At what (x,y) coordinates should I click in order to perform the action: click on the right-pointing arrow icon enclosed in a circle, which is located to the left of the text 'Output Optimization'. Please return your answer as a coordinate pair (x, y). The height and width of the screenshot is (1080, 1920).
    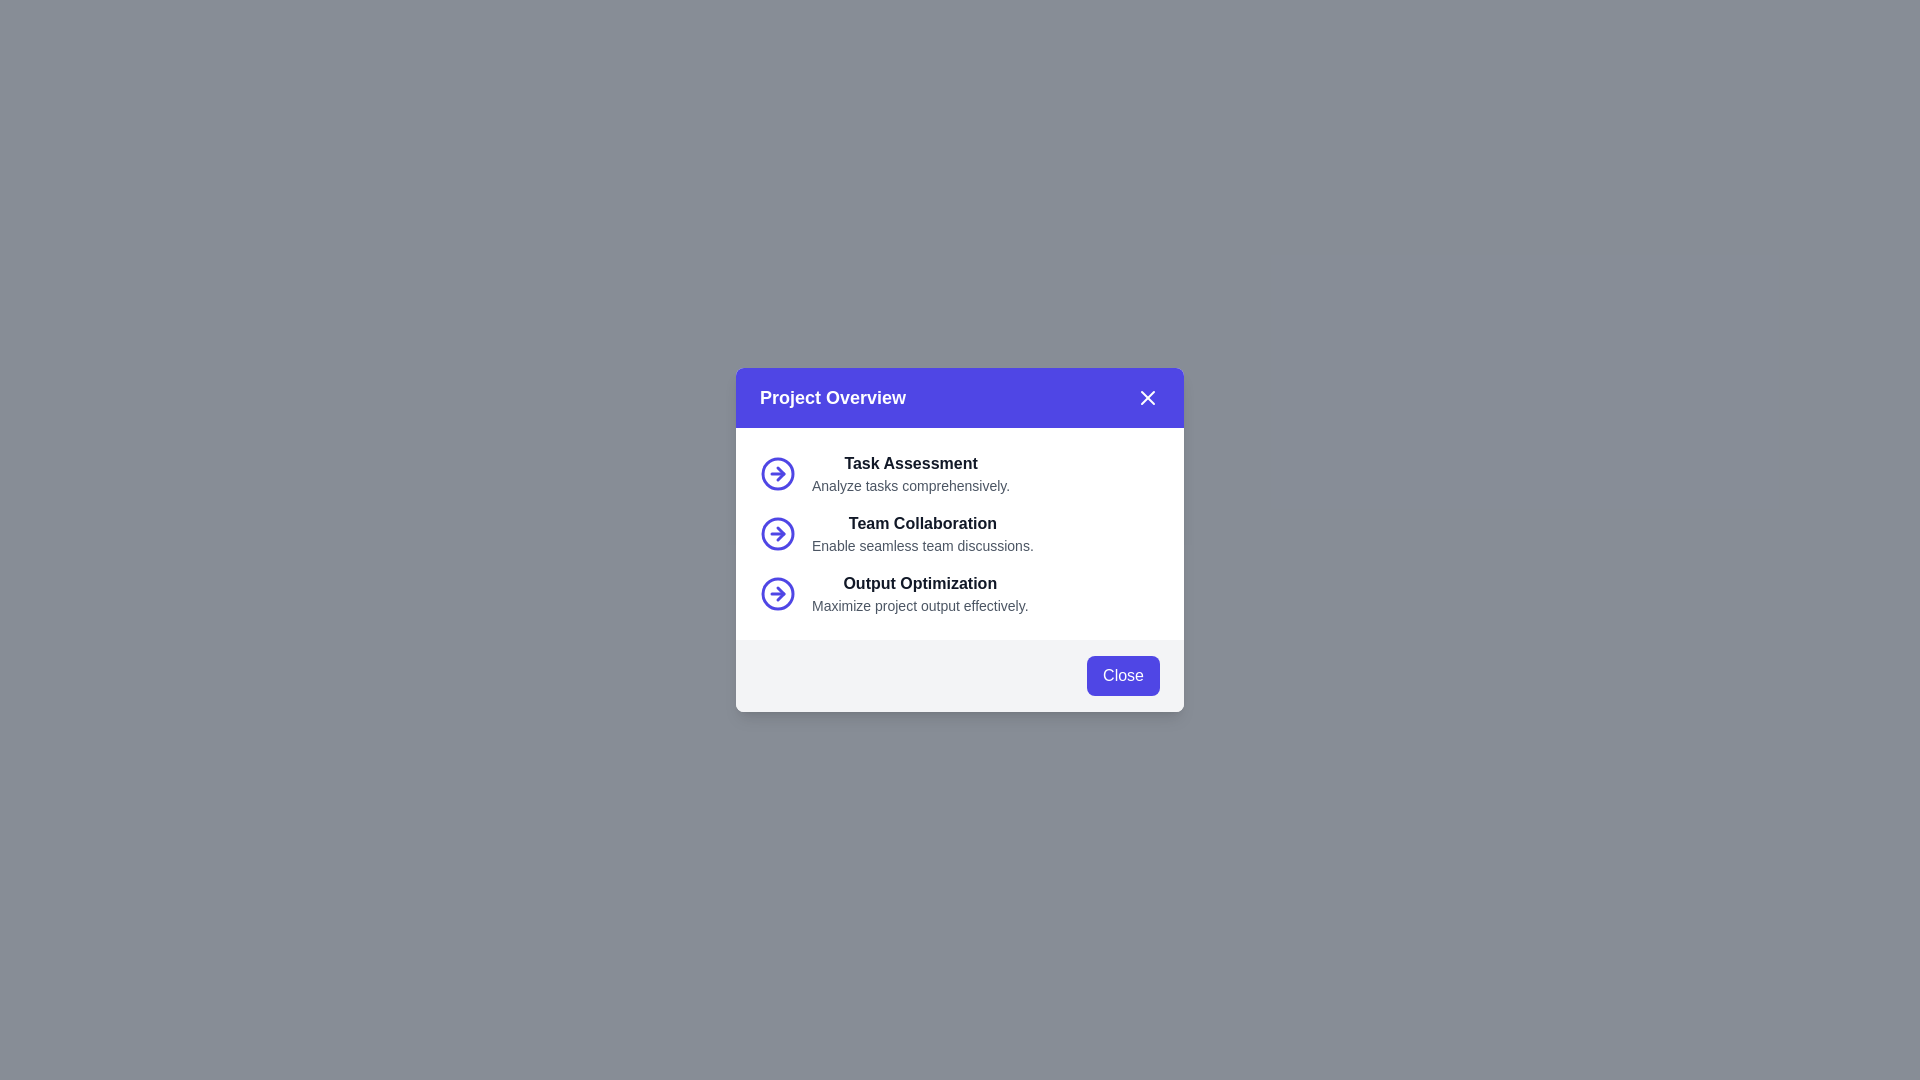
    Looking at the image, I should click on (776, 593).